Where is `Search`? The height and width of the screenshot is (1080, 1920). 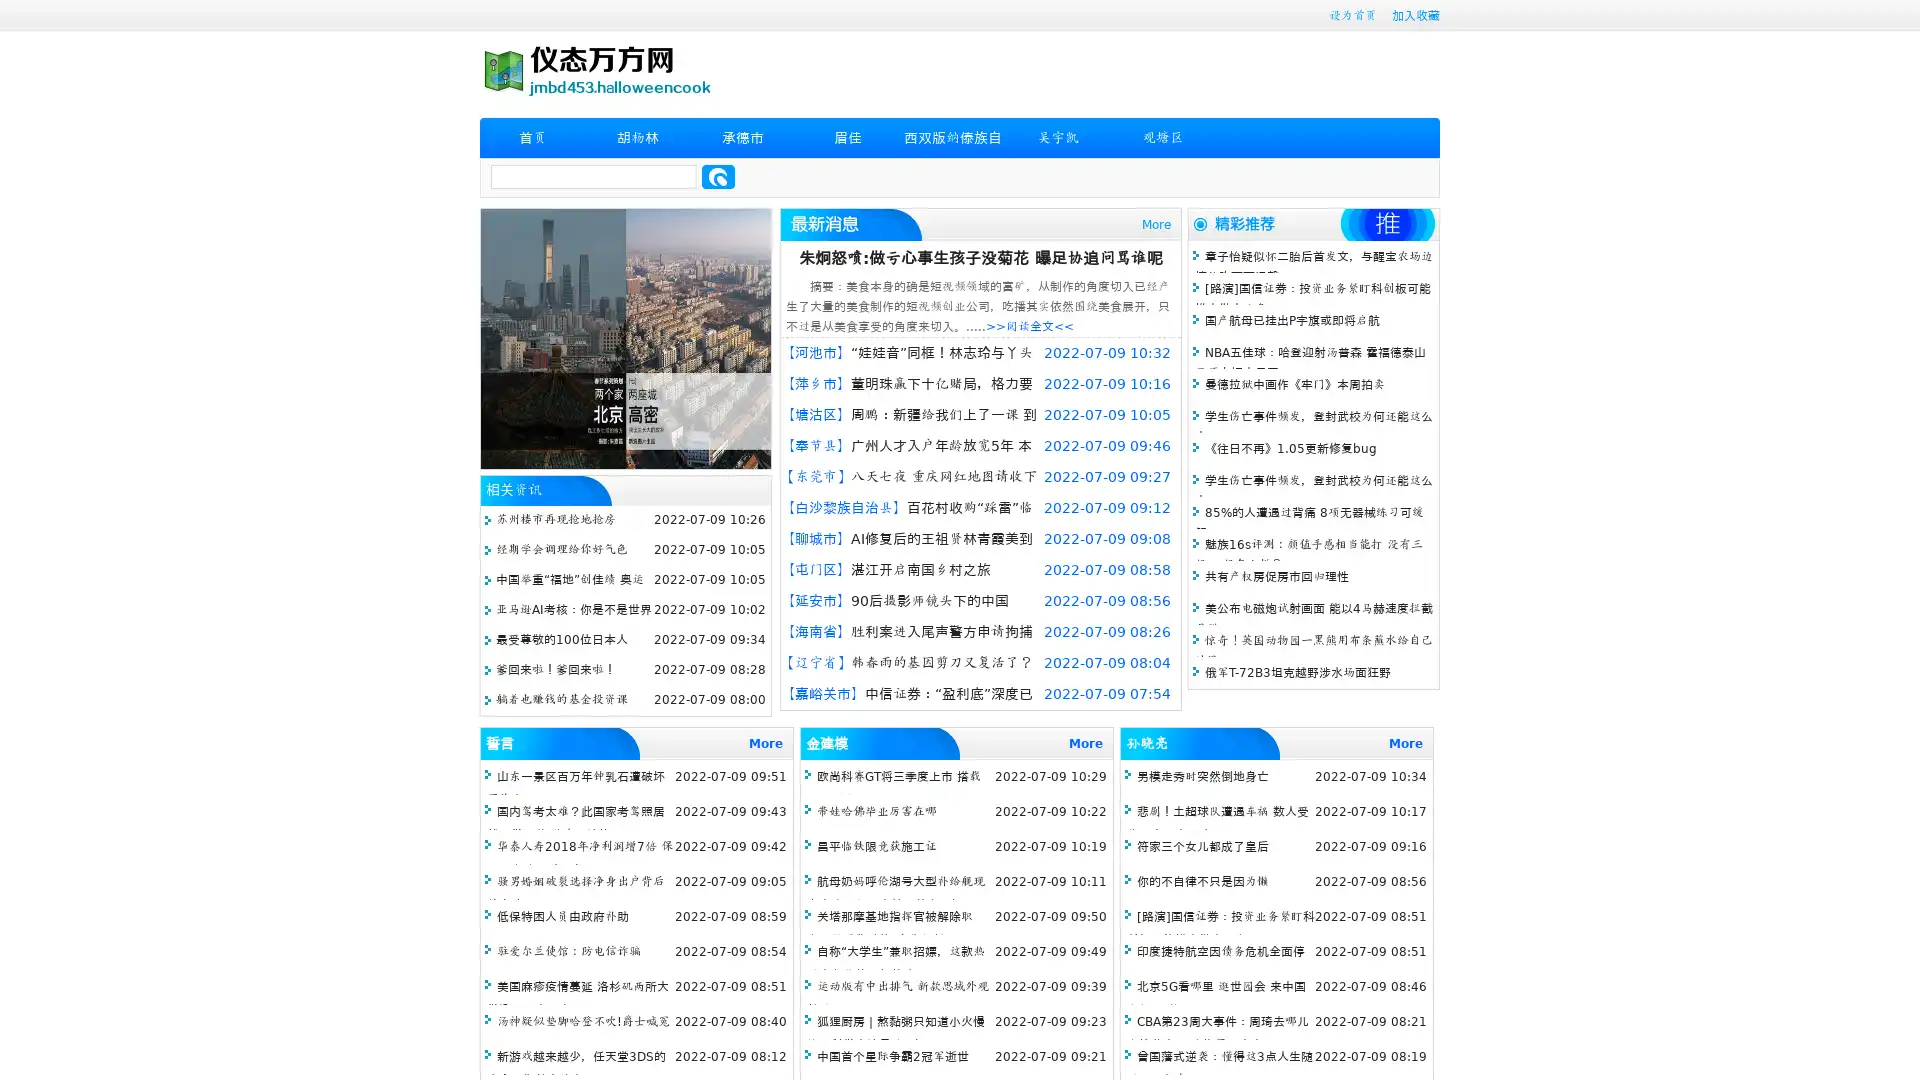 Search is located at coordinates (718, 176).